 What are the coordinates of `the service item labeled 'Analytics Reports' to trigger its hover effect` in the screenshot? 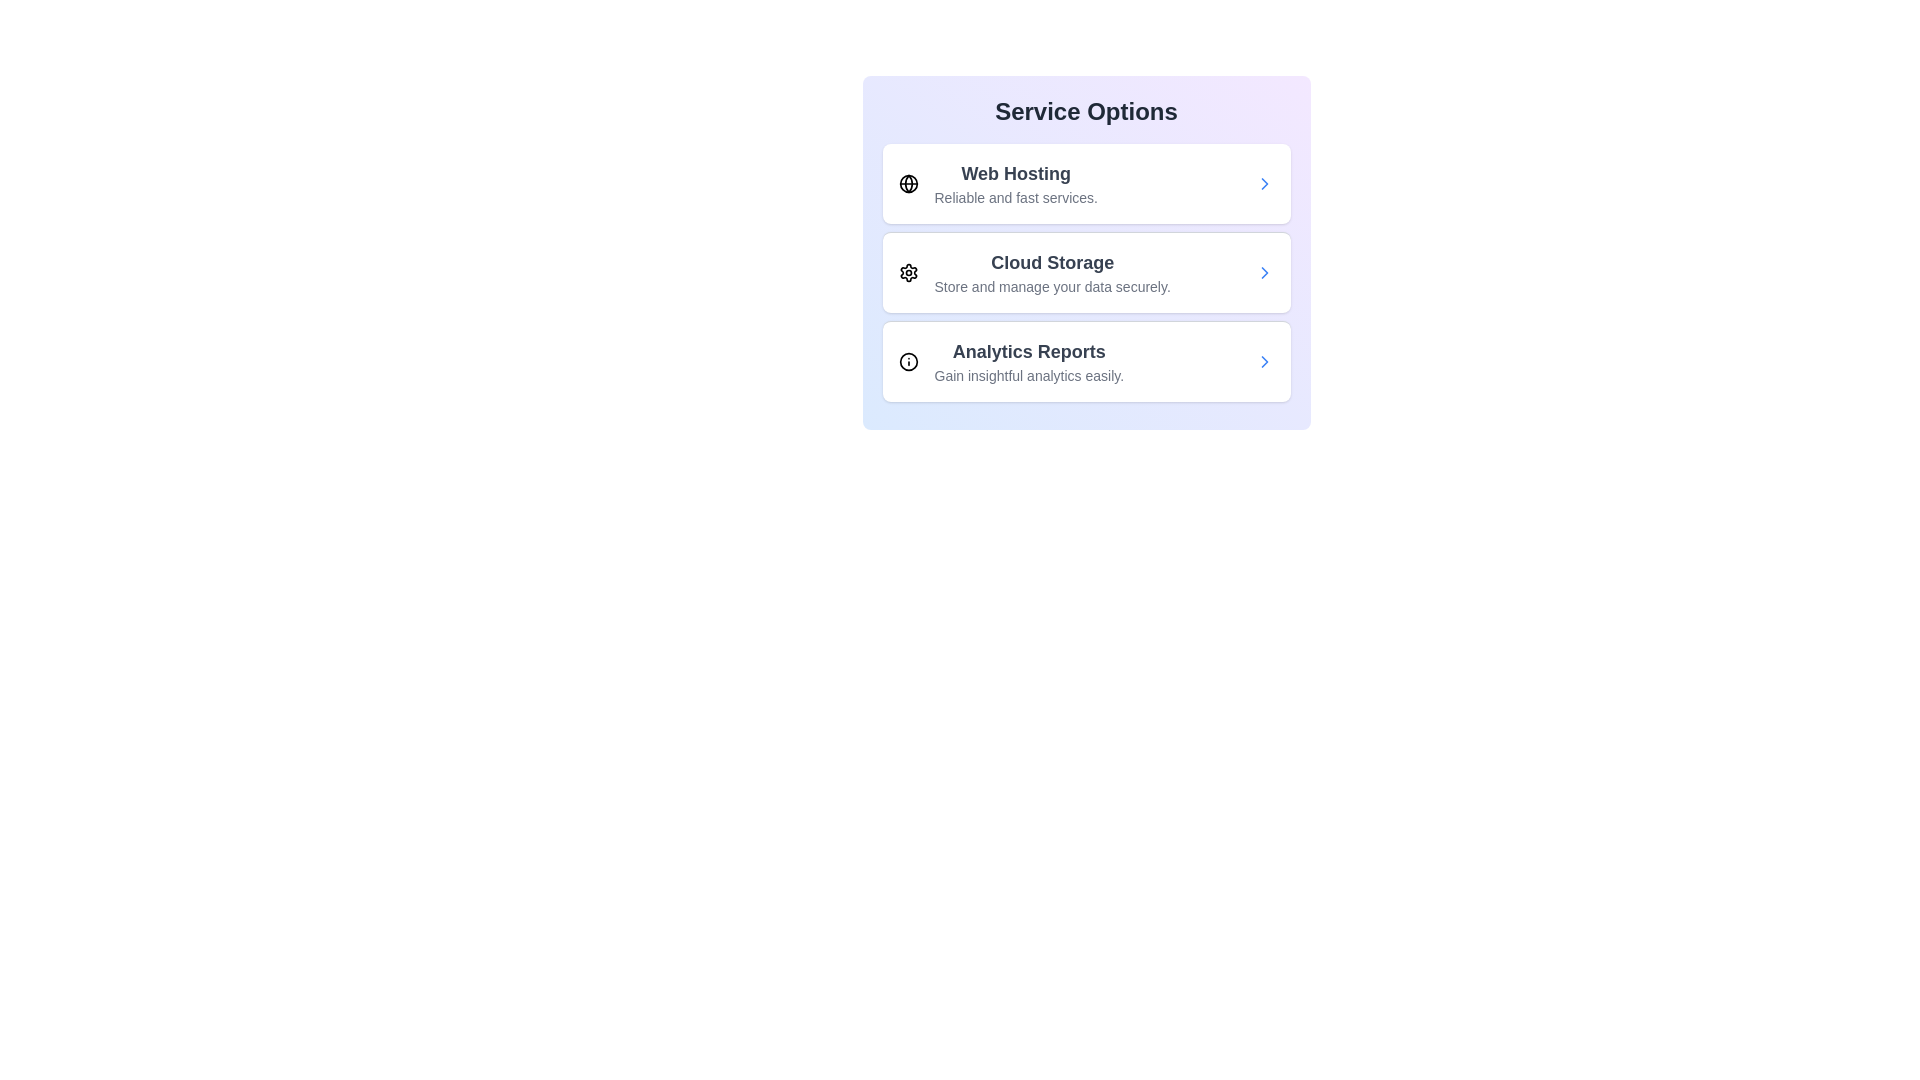 It's located at (1085, 361).